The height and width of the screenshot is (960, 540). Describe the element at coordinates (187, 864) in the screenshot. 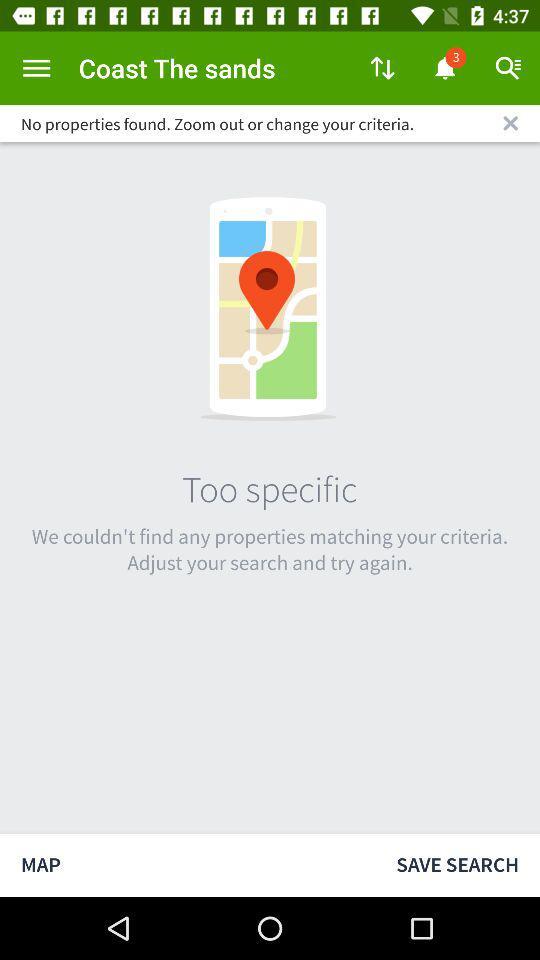

I see `item below we couldn t icon` at that location.